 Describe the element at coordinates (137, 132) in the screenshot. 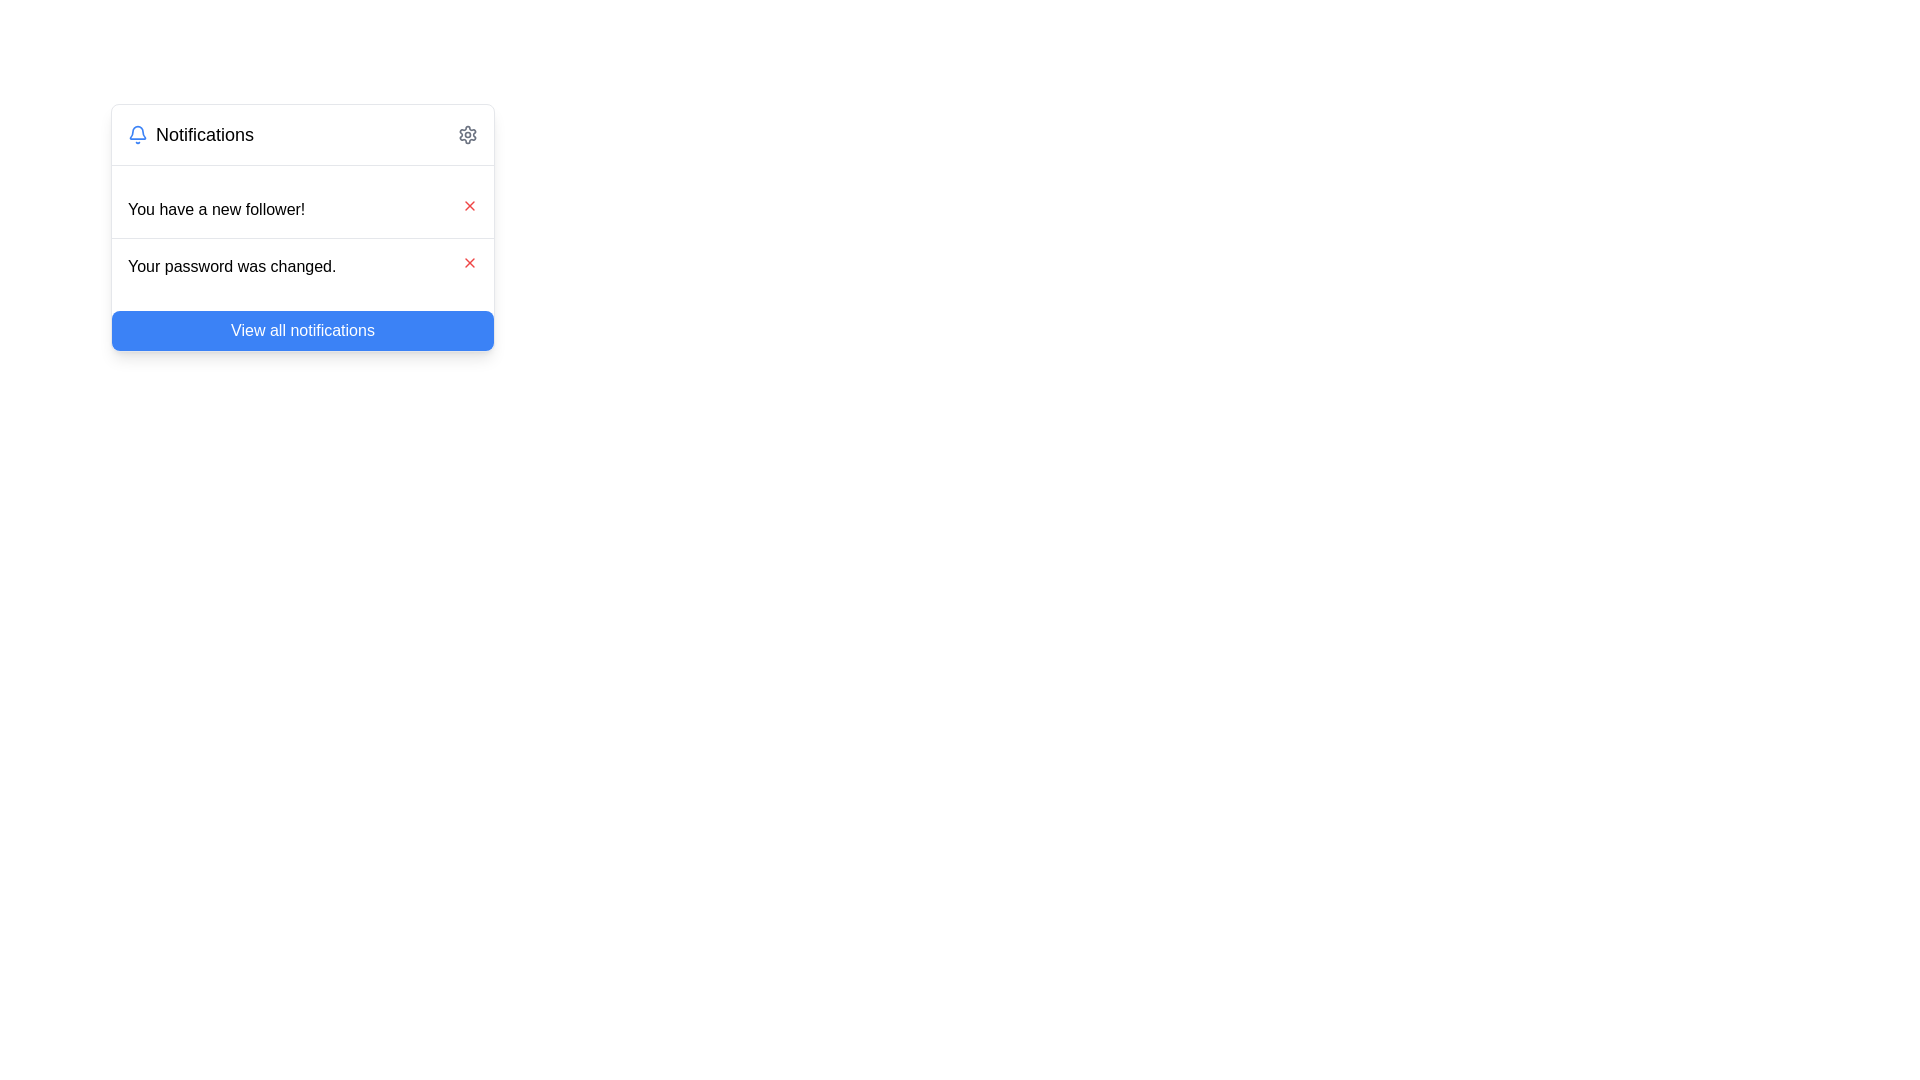

I see `the notification bell icon which has a blue outline and white fill, representing the main body of the bell` at that location.